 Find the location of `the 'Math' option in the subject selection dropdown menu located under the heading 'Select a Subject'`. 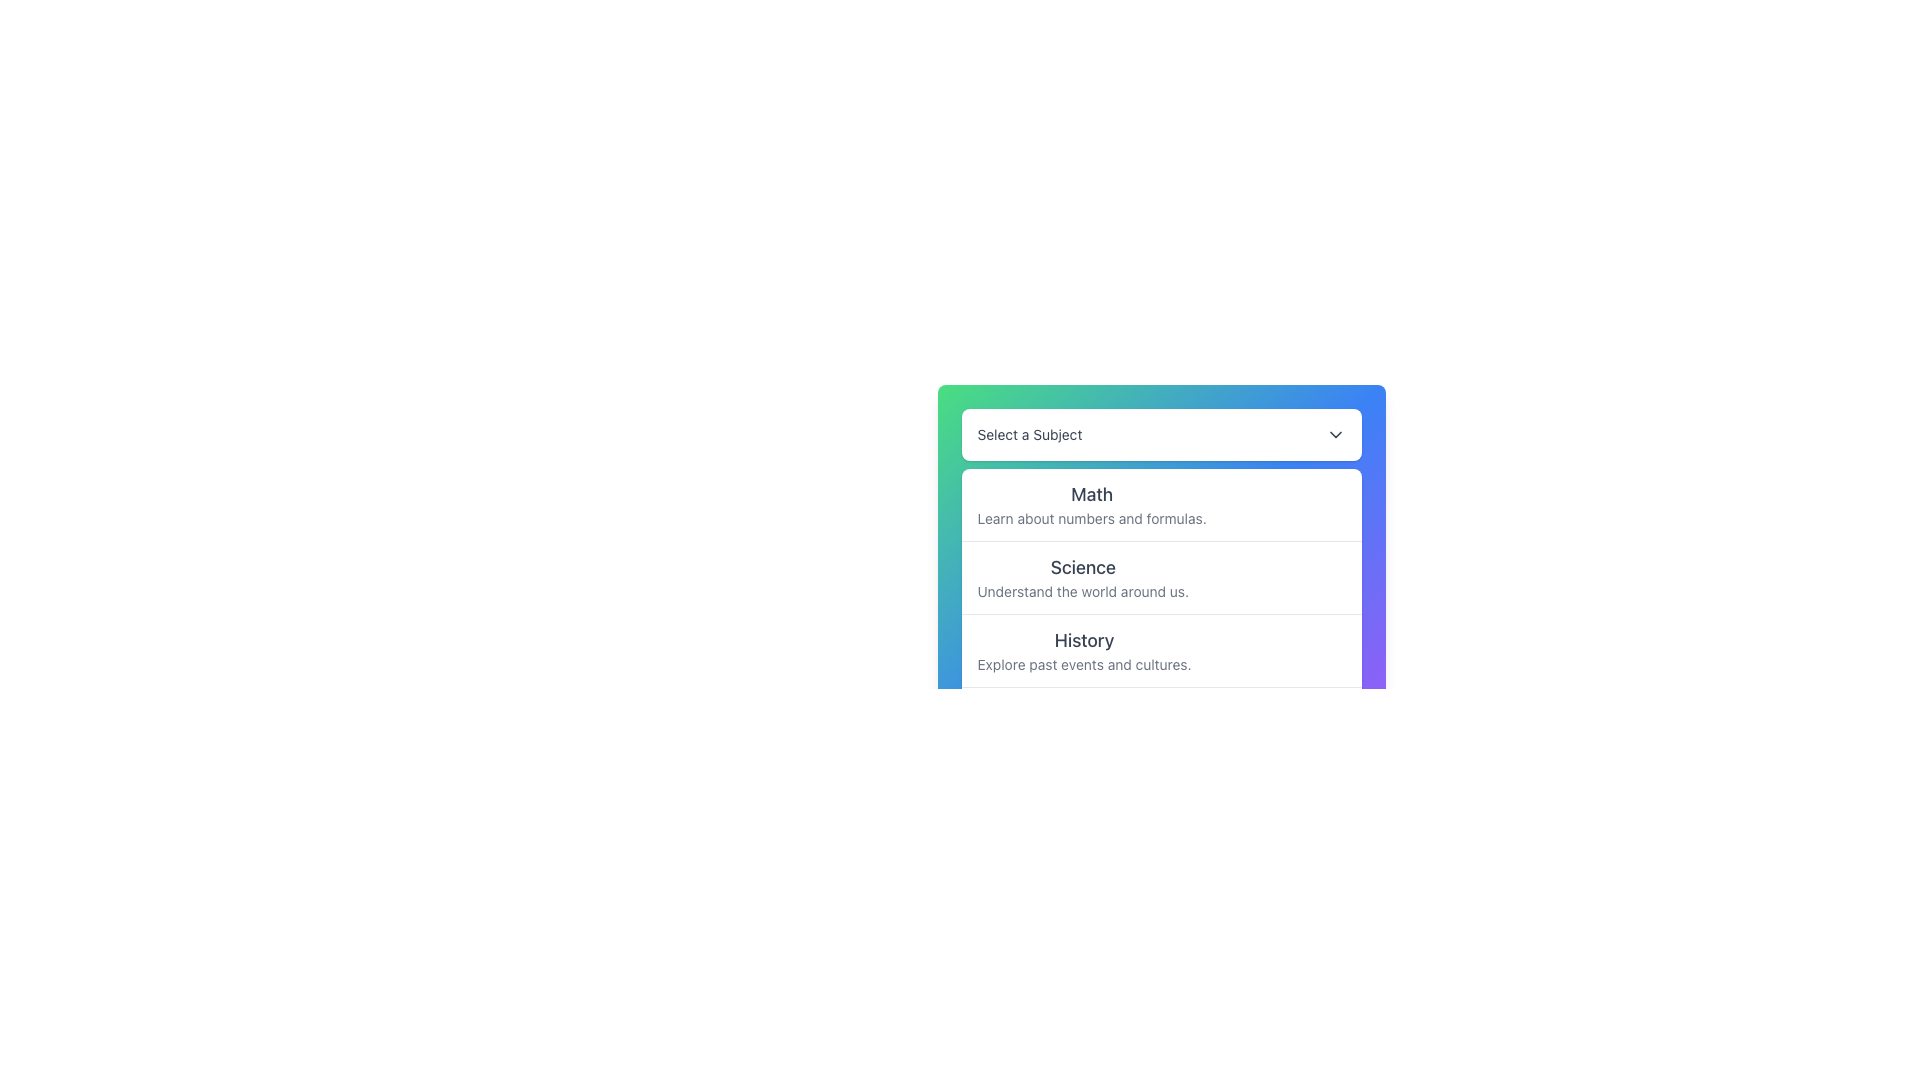

the 'Math' option in the subject selection dropdown menu located under the heading 'Select a Subject' is located at coordinates (1161, 504).